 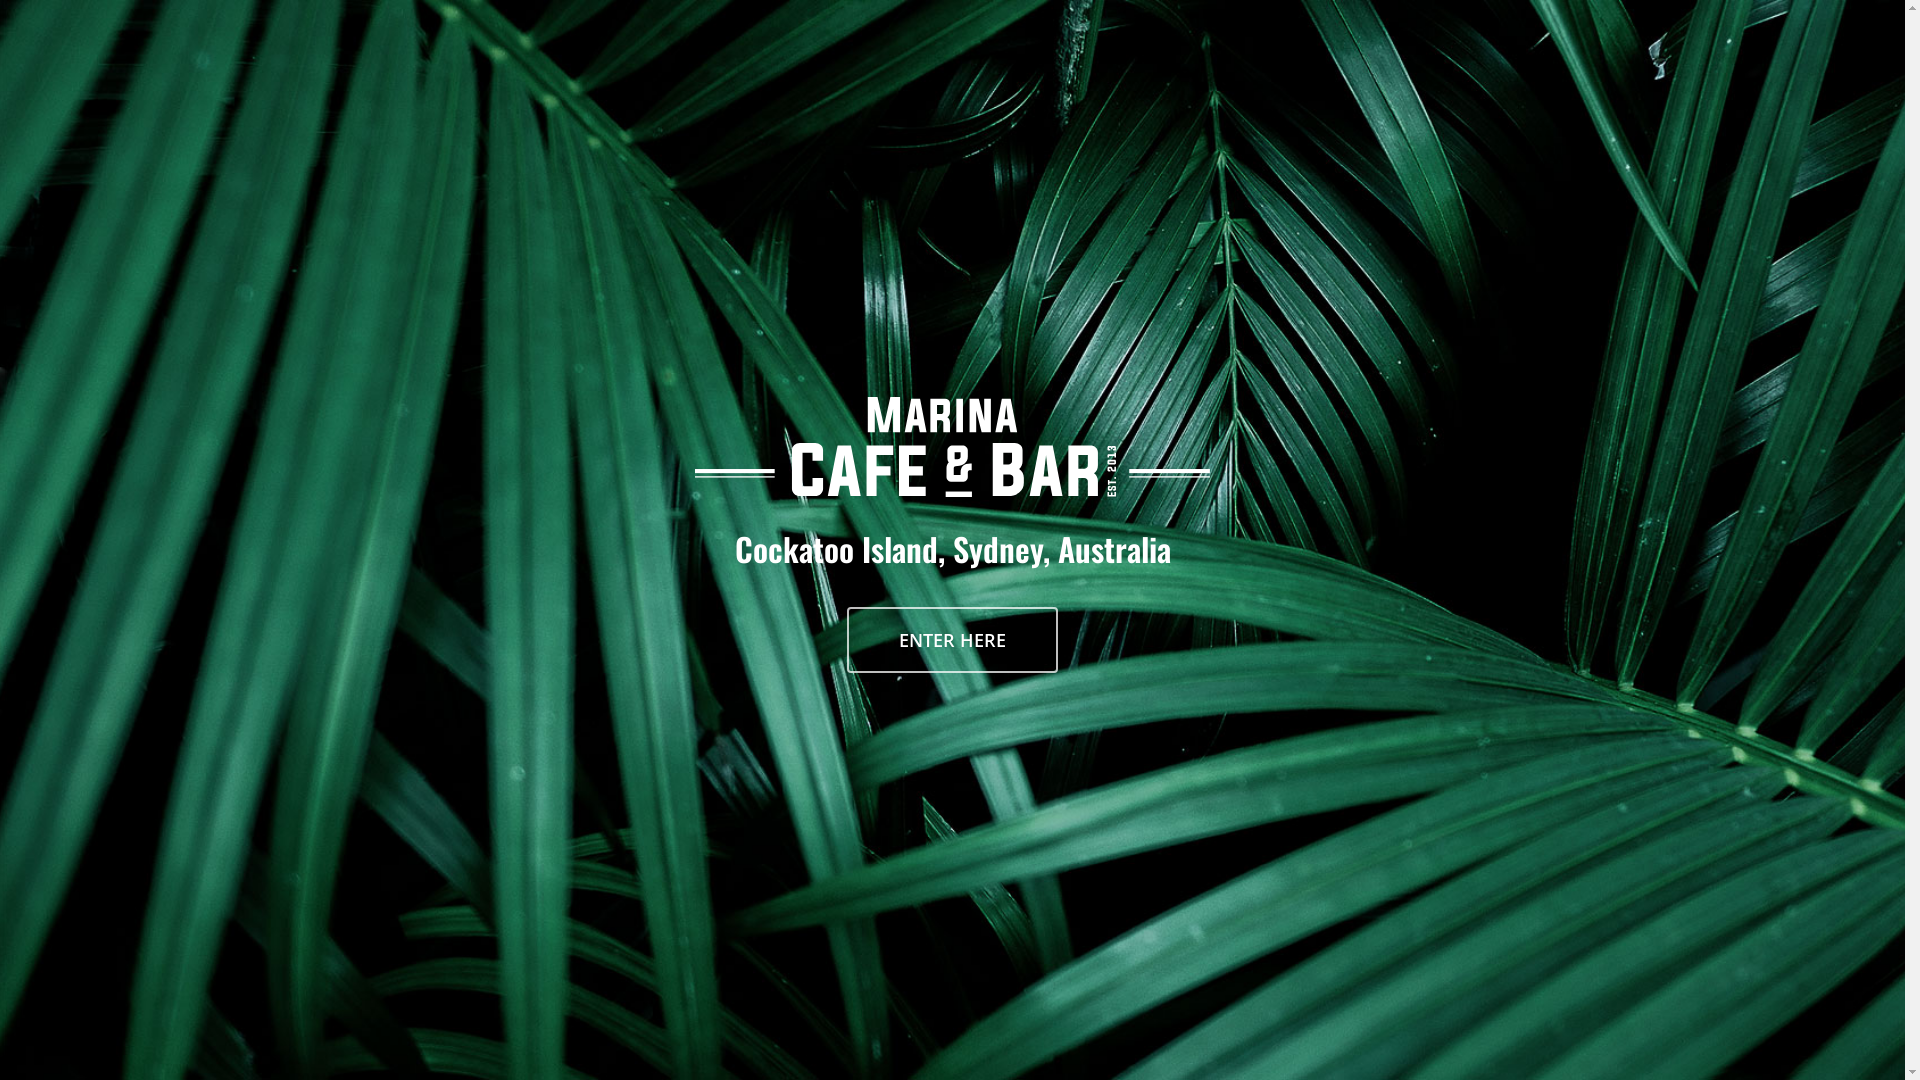 What do you see at coordinates (951, 640) in the screenshot?
I see `'ENTER HERE'` at bounding box center [951, 640].